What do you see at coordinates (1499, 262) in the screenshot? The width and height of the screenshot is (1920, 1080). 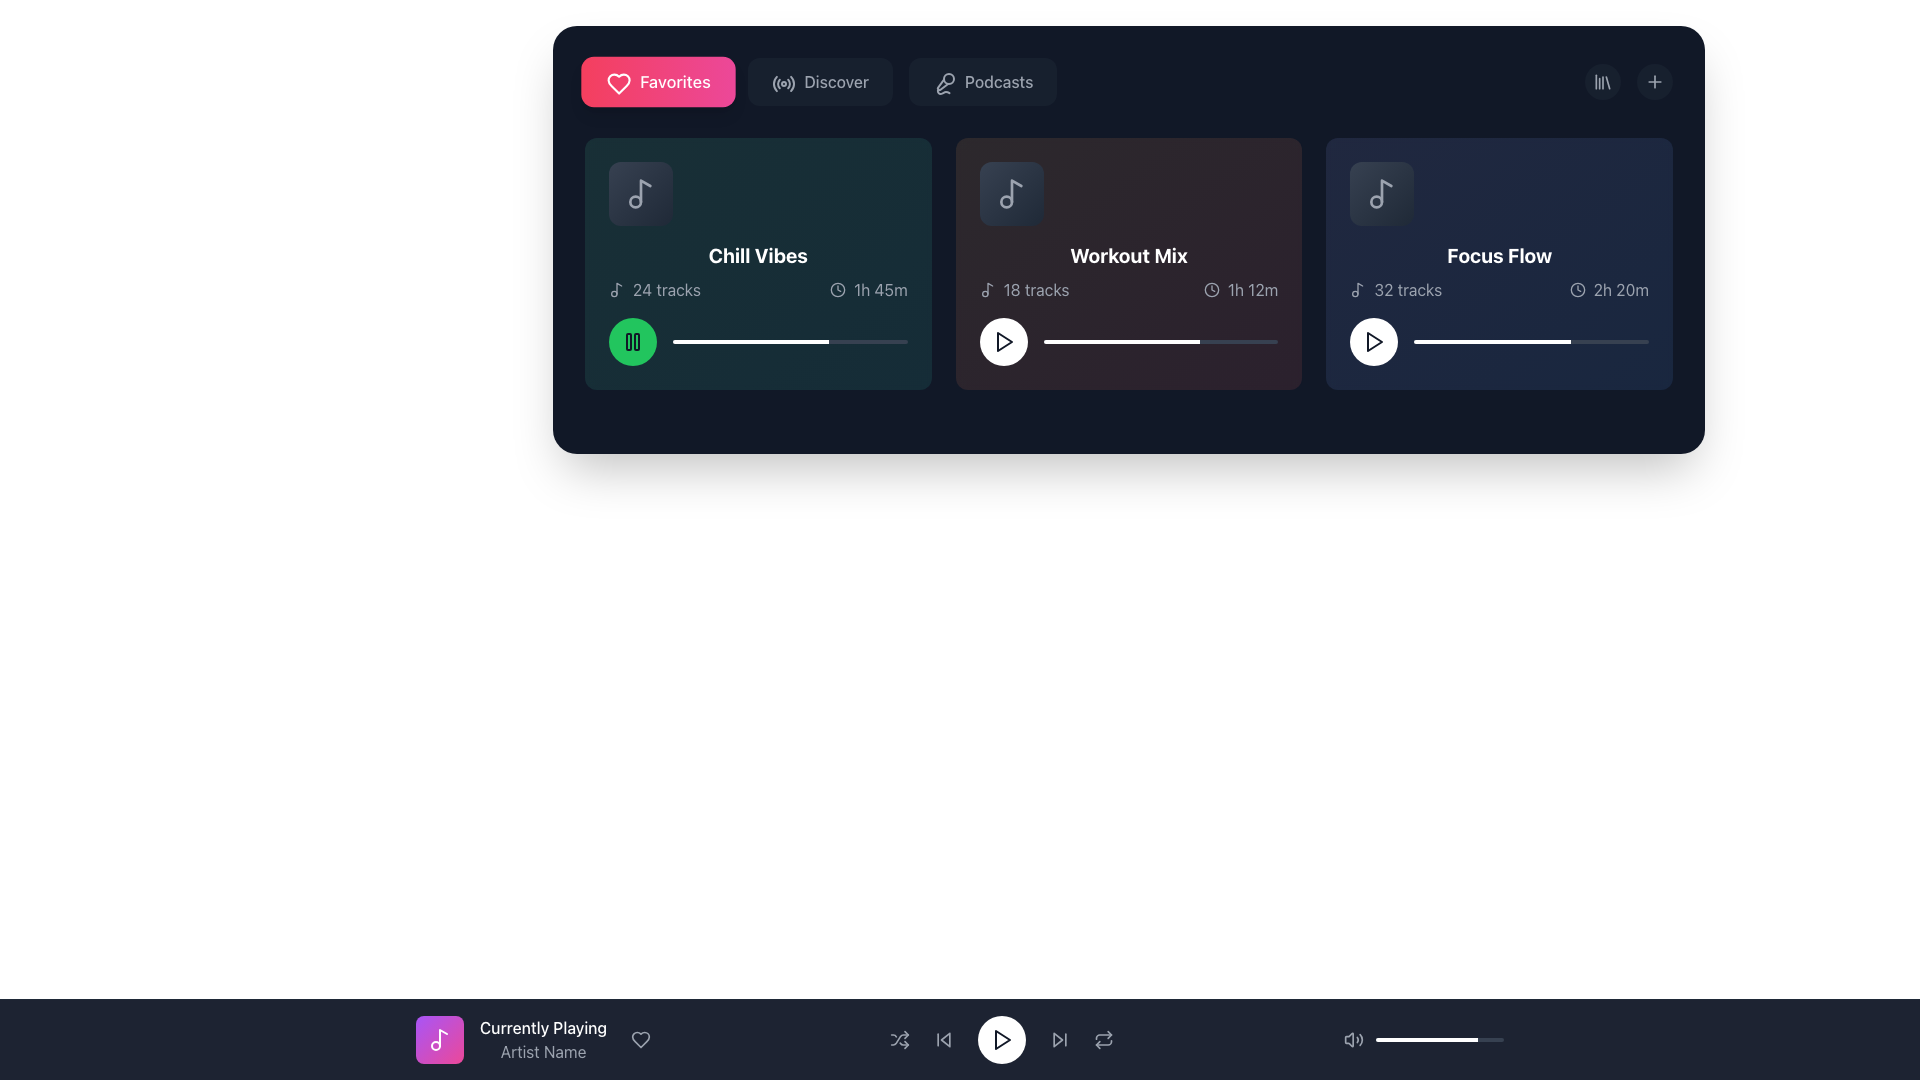 I see `text label titled 'Focus Flow' located in the third card on the rightmost side of the second section, below the top navigation bar` at bounding box center [1499, 262].